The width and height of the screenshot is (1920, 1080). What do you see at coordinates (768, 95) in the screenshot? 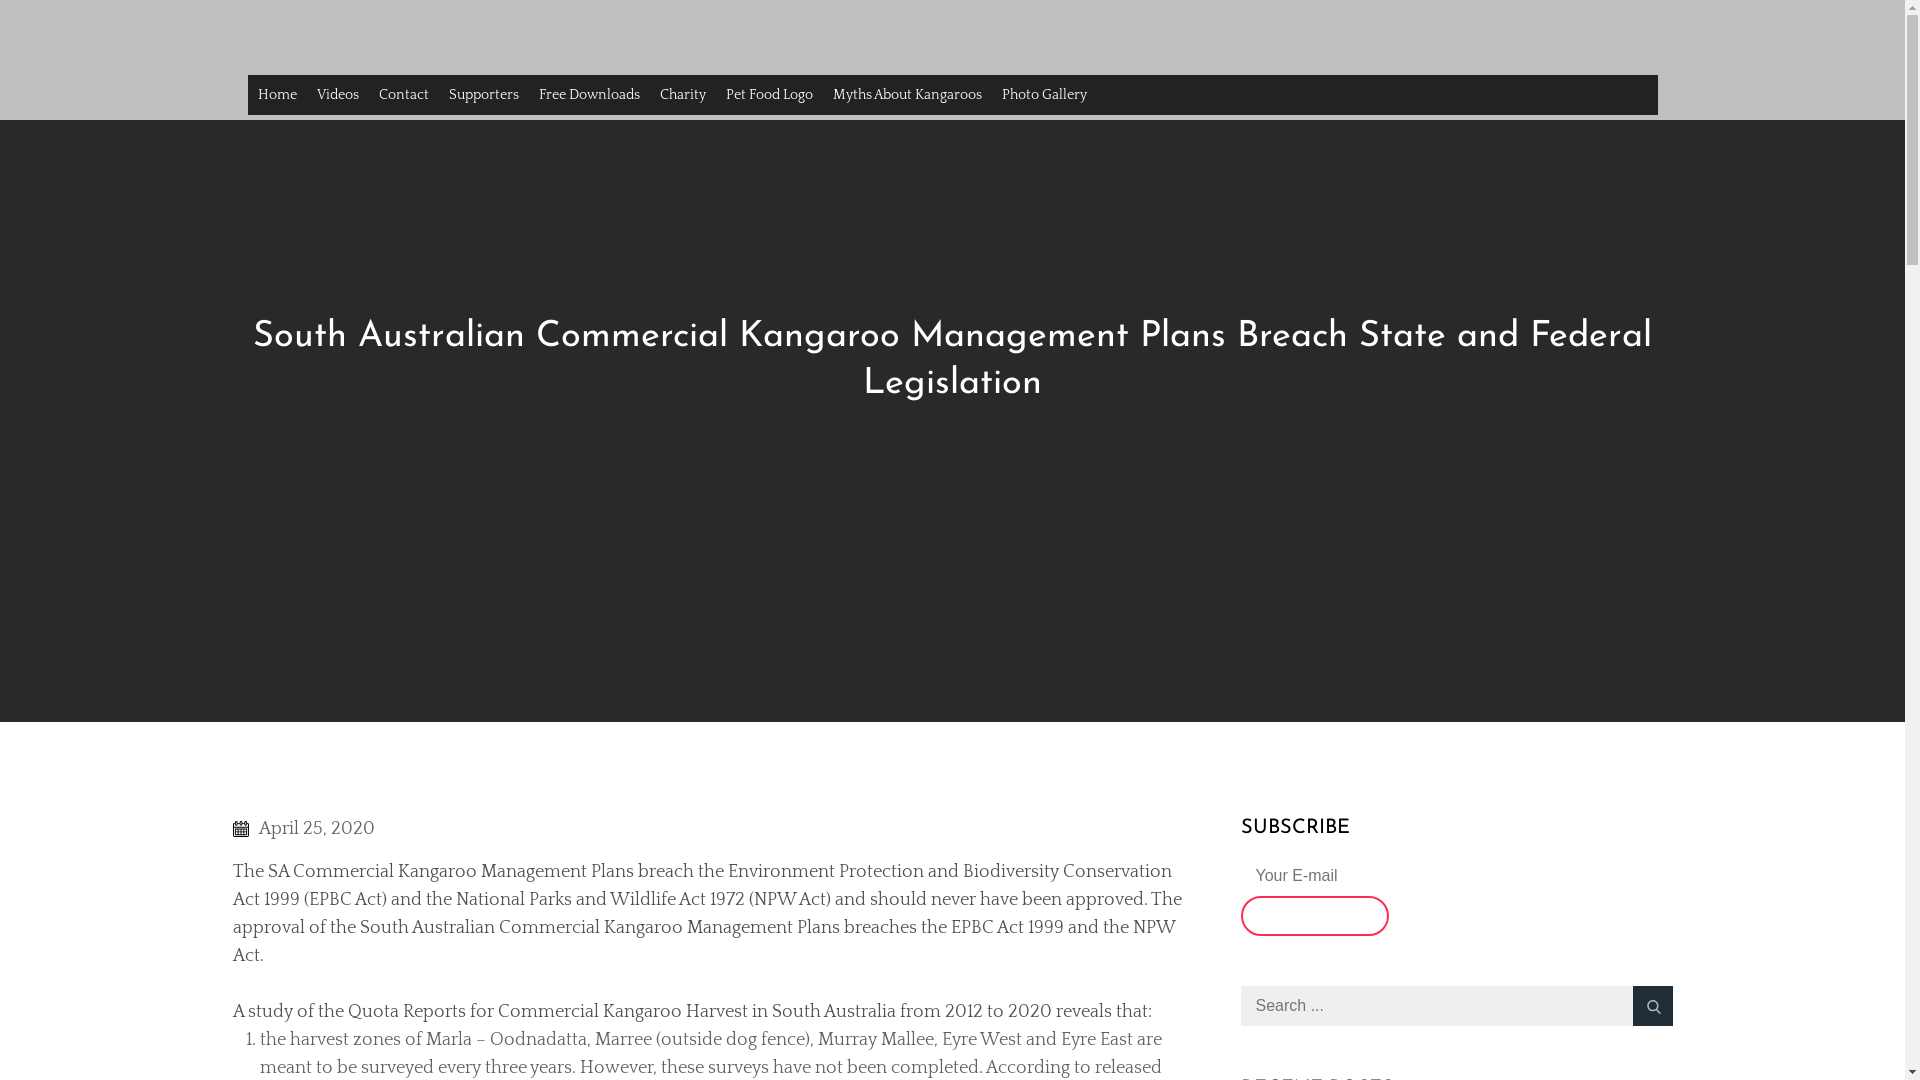
I see `'Pet Food Logo'` at bounding box center [768, 95].